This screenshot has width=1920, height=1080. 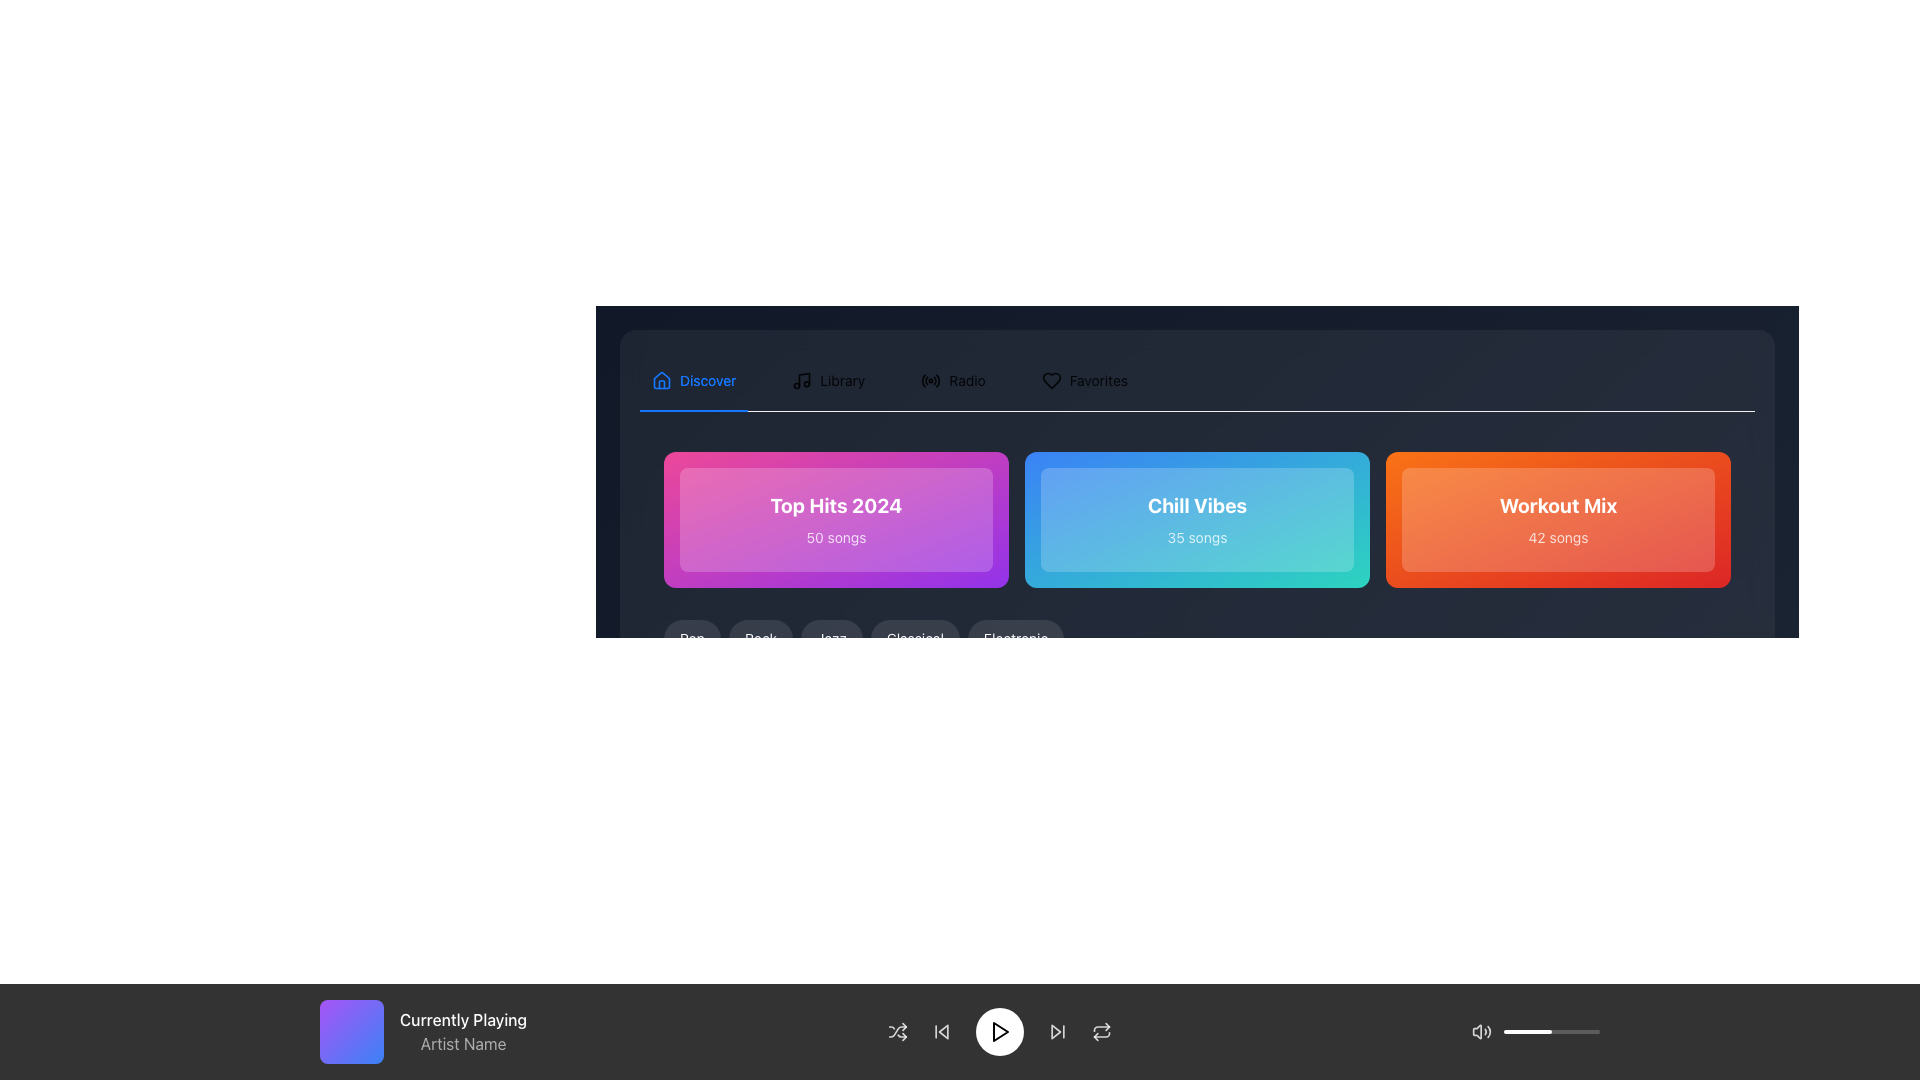 I want to click on the 'Favorites' label in the navigation bar, which is styled in a clean, sans-serif font and is positioned to the right of a heart icon, so click(x=1097, y=381).